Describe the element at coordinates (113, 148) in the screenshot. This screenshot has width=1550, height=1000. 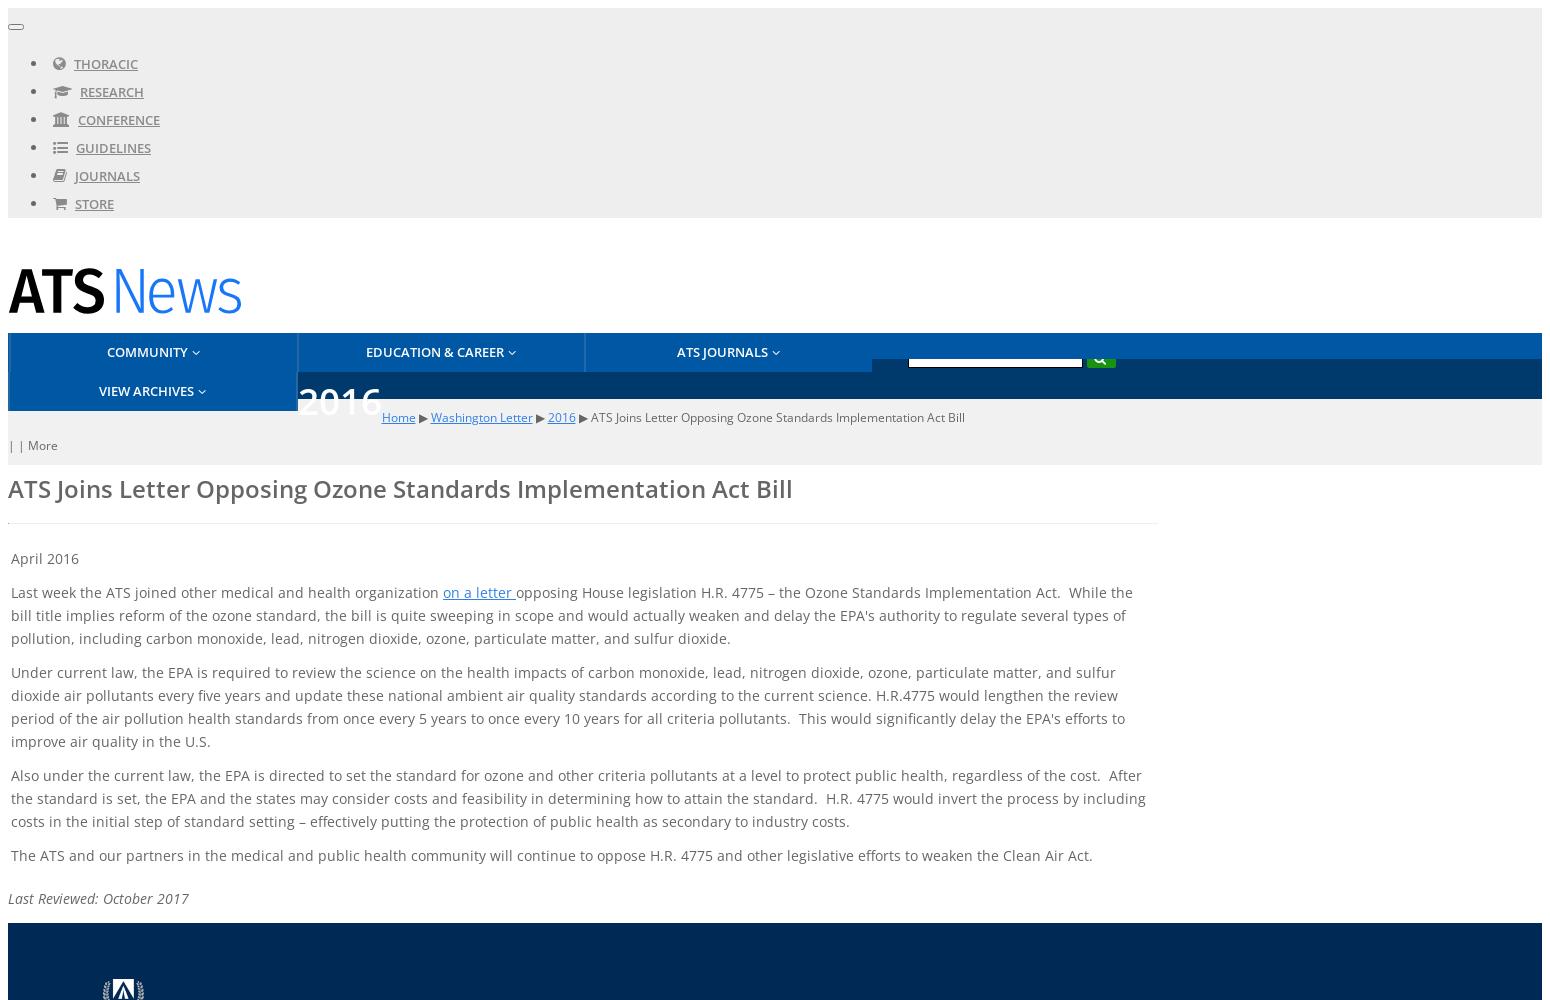
I see `'GUIDELINES'` at that location.